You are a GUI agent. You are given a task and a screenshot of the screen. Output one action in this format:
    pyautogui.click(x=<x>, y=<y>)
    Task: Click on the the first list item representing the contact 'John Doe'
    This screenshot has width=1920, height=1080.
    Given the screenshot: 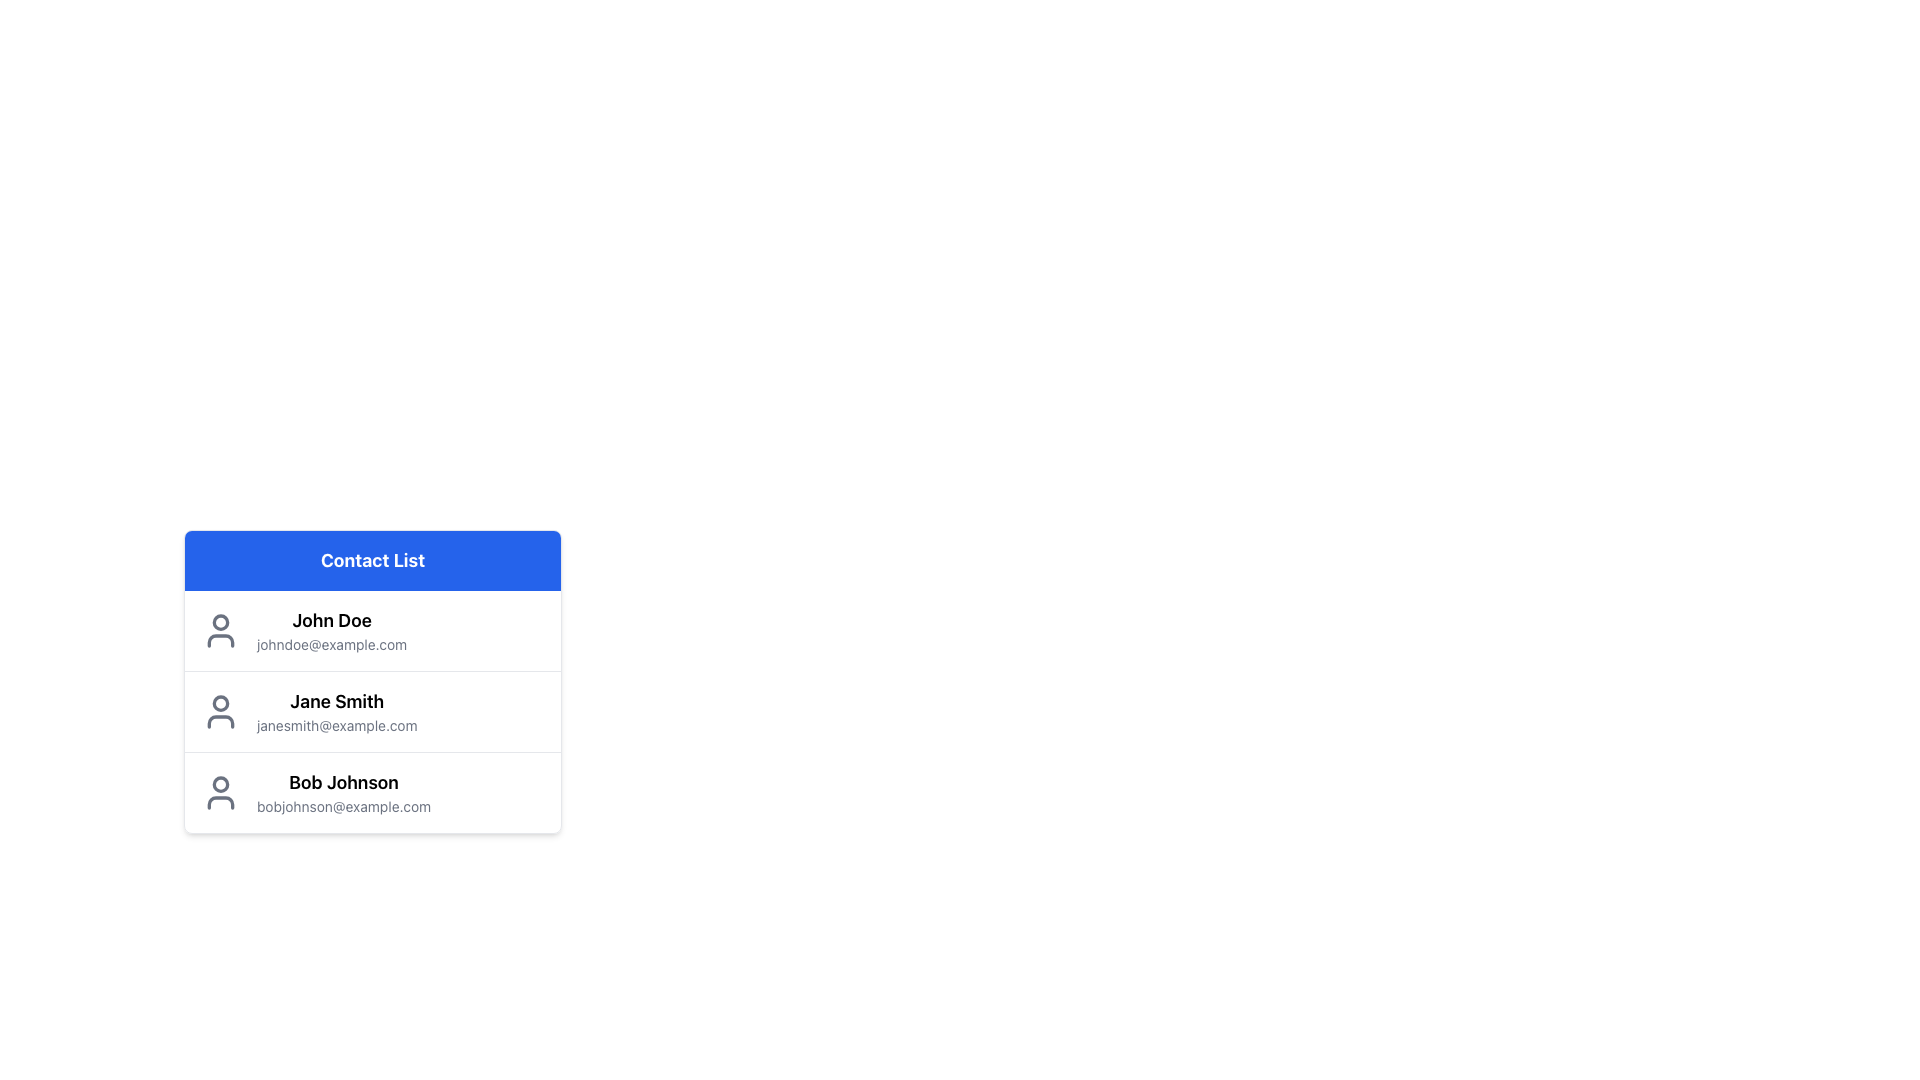 What is the action you would take?
    pyautogui.click(x=373, y=631)
    